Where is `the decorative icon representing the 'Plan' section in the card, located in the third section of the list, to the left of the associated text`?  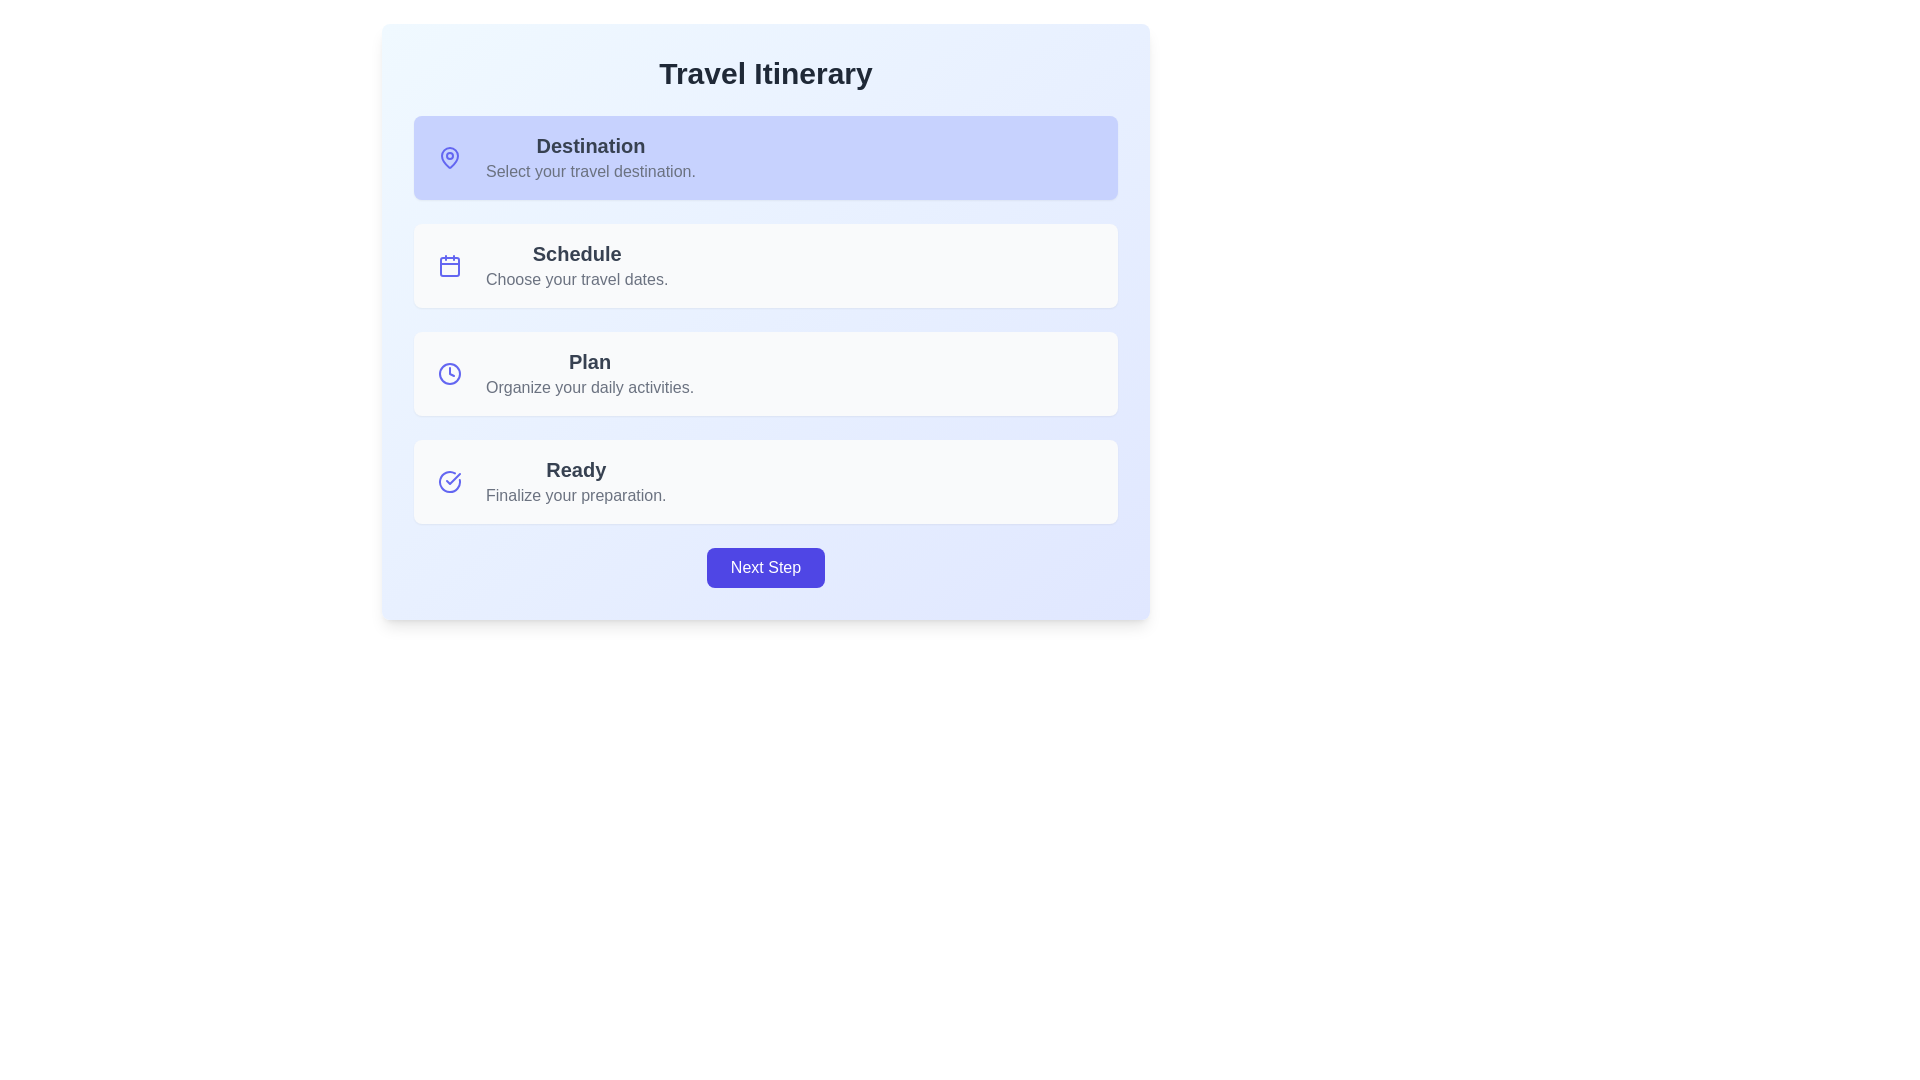 the decorative icon representing the 'Plan' section in the card, located in the third section of the list, to the left of the associated text is located at coordinates (449, 374).